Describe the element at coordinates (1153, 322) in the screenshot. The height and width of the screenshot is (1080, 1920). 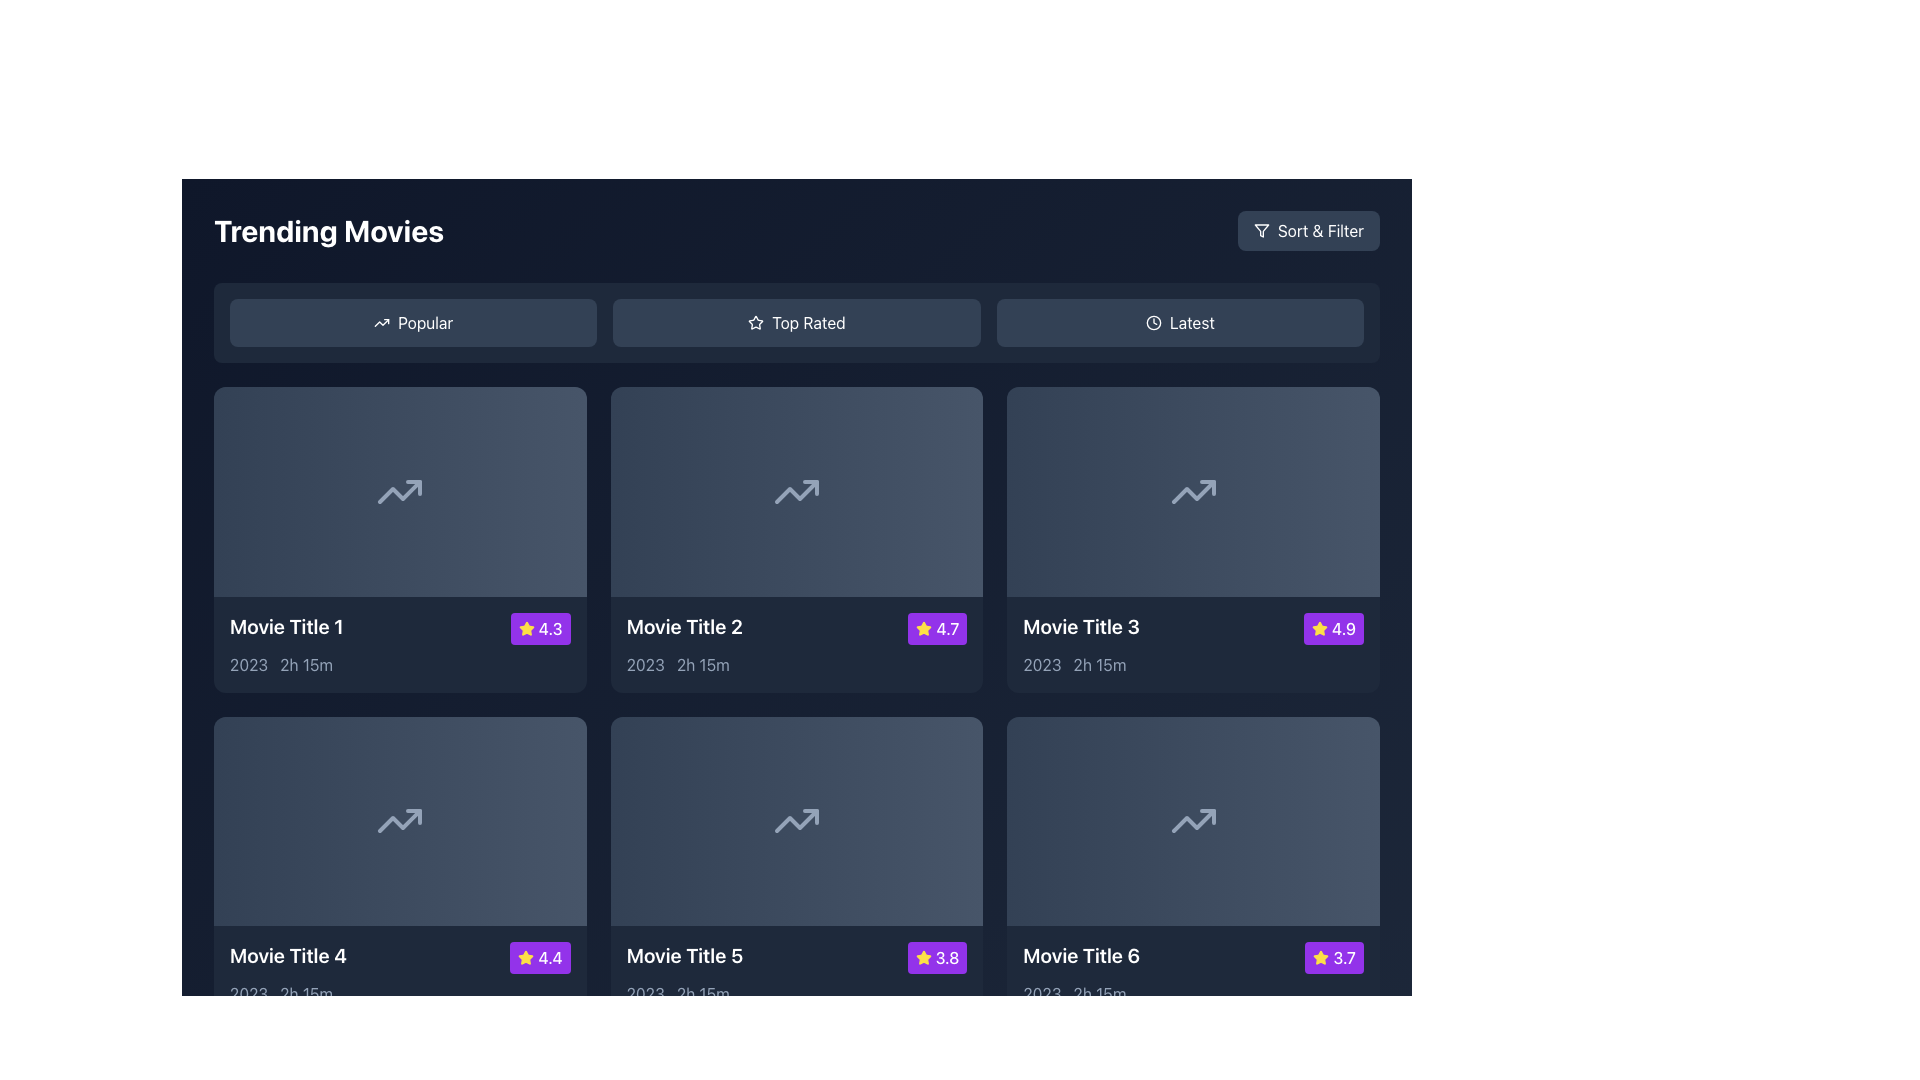
I see `SVG Circle component that visually represents the 'Latest' sorting button in the header section of the layout` at that location.